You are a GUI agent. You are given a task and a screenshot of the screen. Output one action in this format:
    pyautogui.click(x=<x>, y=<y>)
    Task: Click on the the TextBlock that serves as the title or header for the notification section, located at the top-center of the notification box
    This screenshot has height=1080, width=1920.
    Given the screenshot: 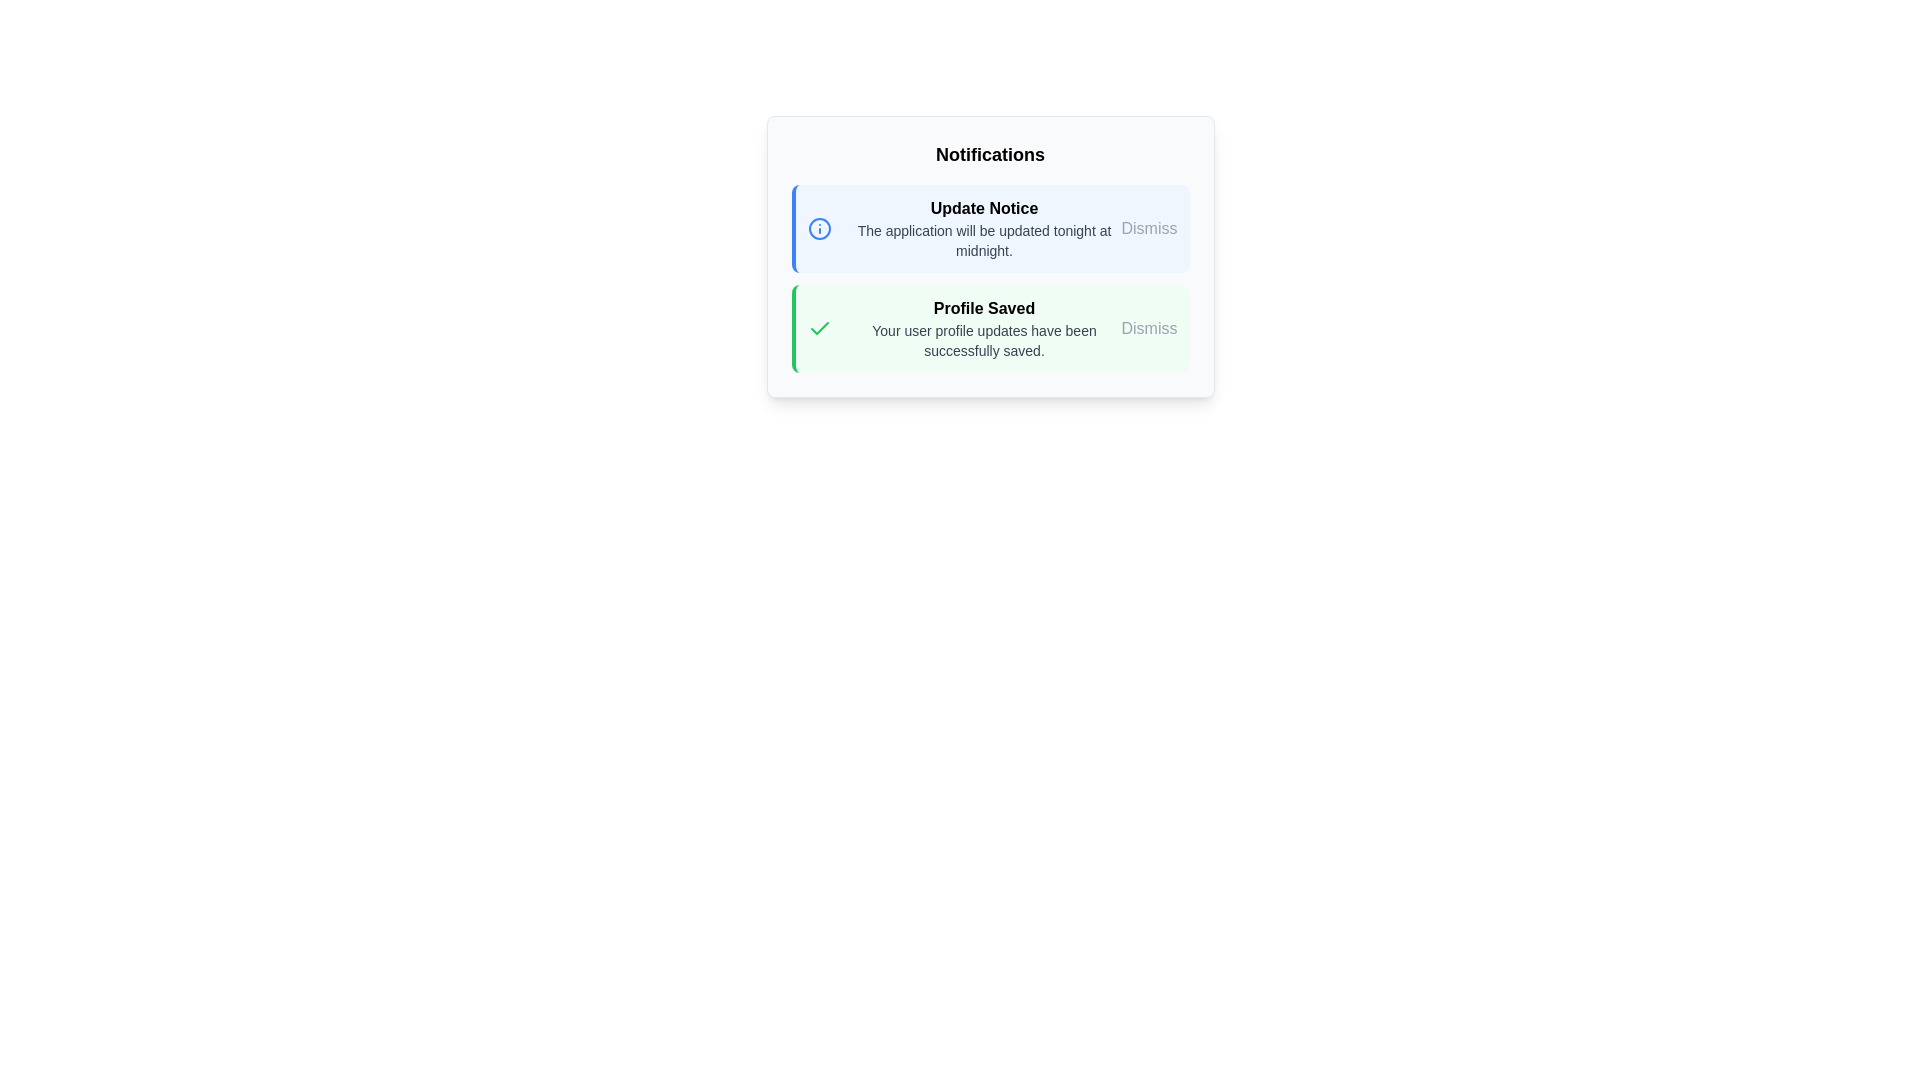 What is the action you would take?
    pyautogui.click(x=990, y=153)
    